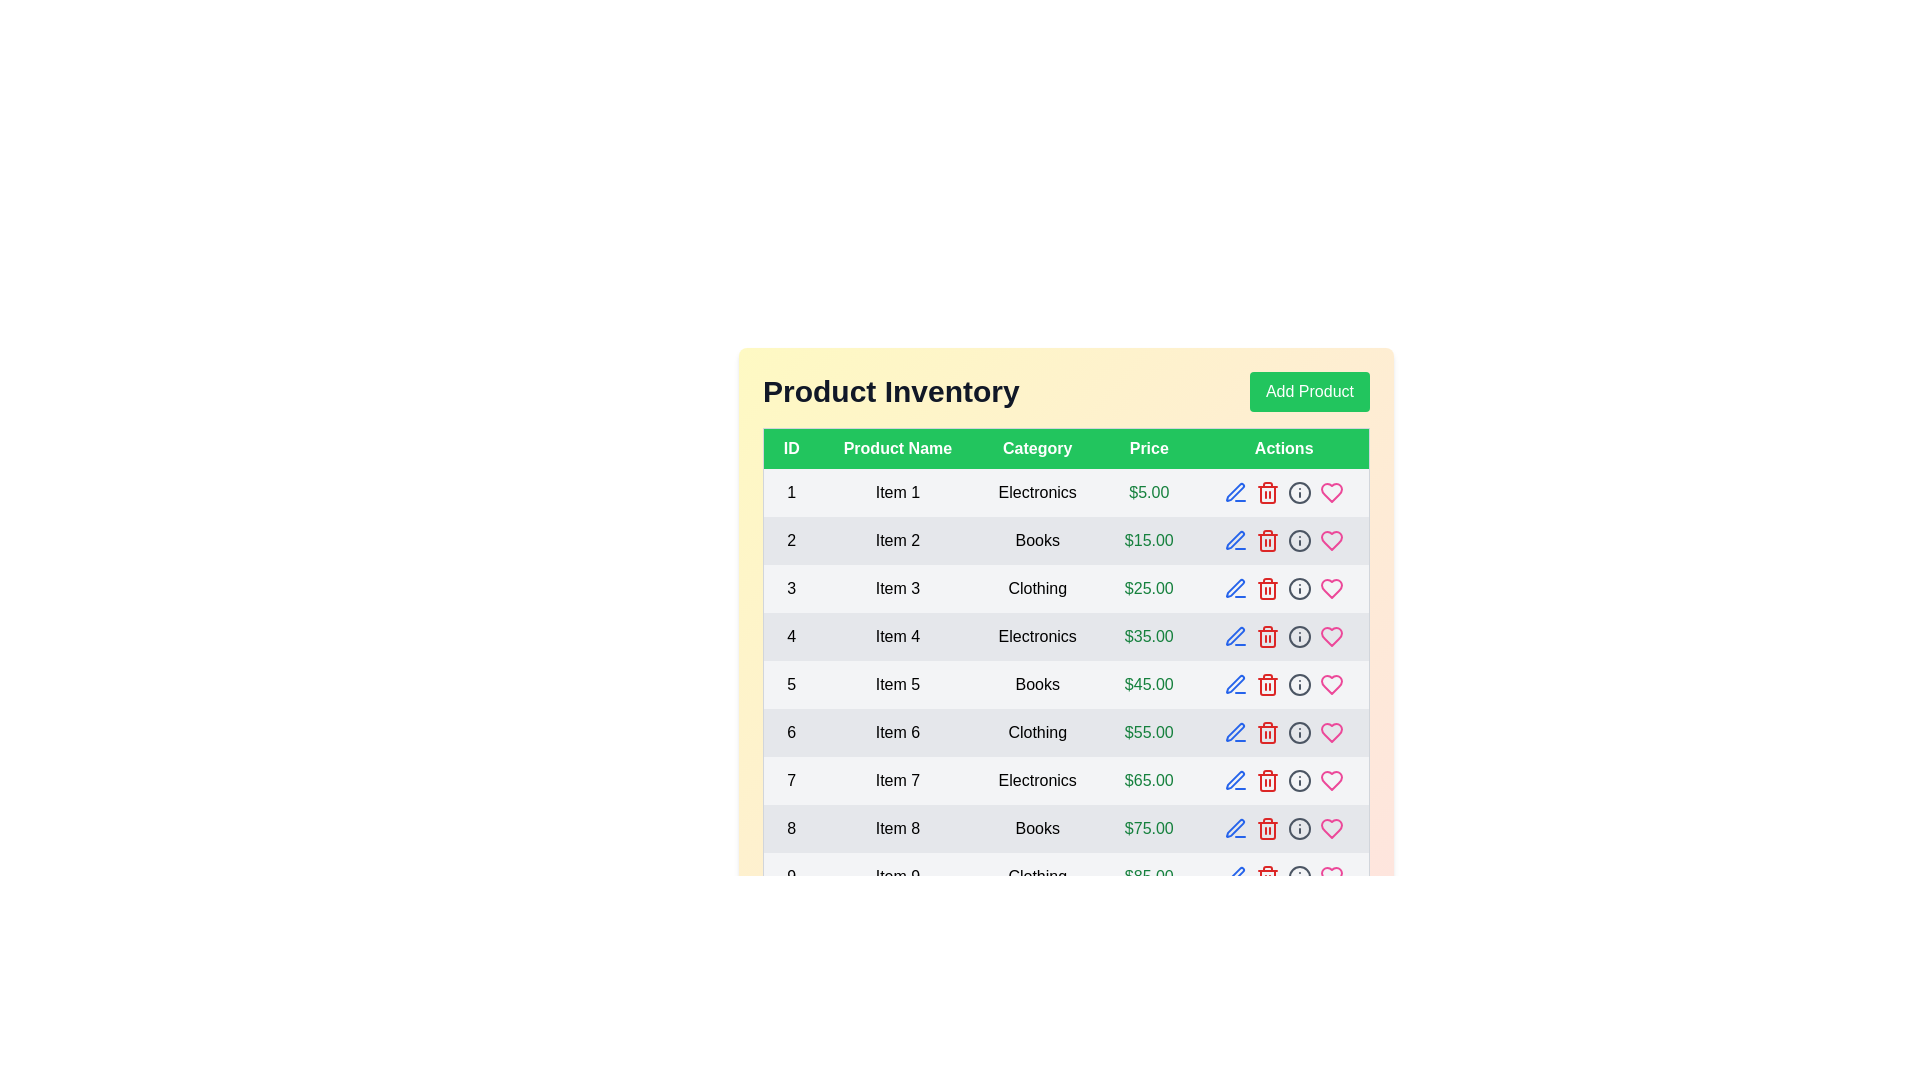  I want to click on the header Price to sort or filter the table, so click(1149, 447).